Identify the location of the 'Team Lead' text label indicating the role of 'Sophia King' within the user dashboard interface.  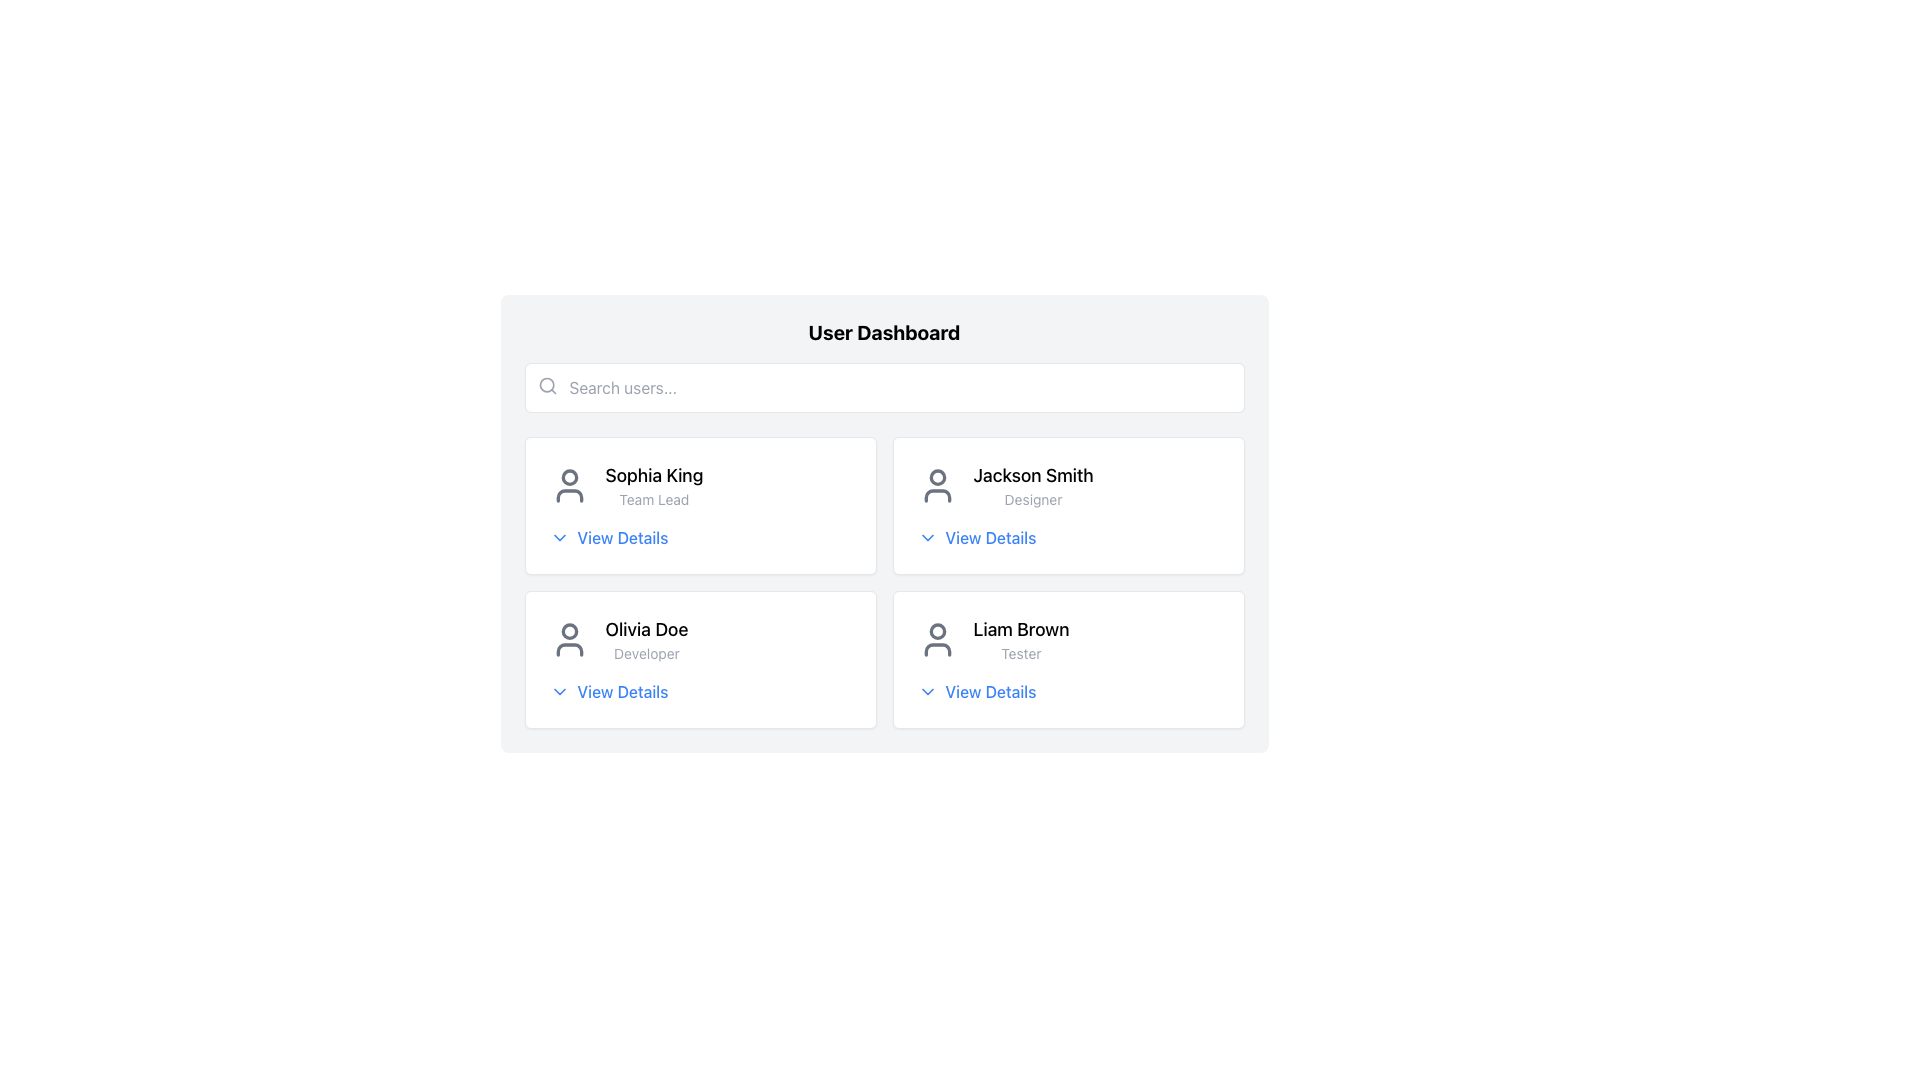
(654, 499).